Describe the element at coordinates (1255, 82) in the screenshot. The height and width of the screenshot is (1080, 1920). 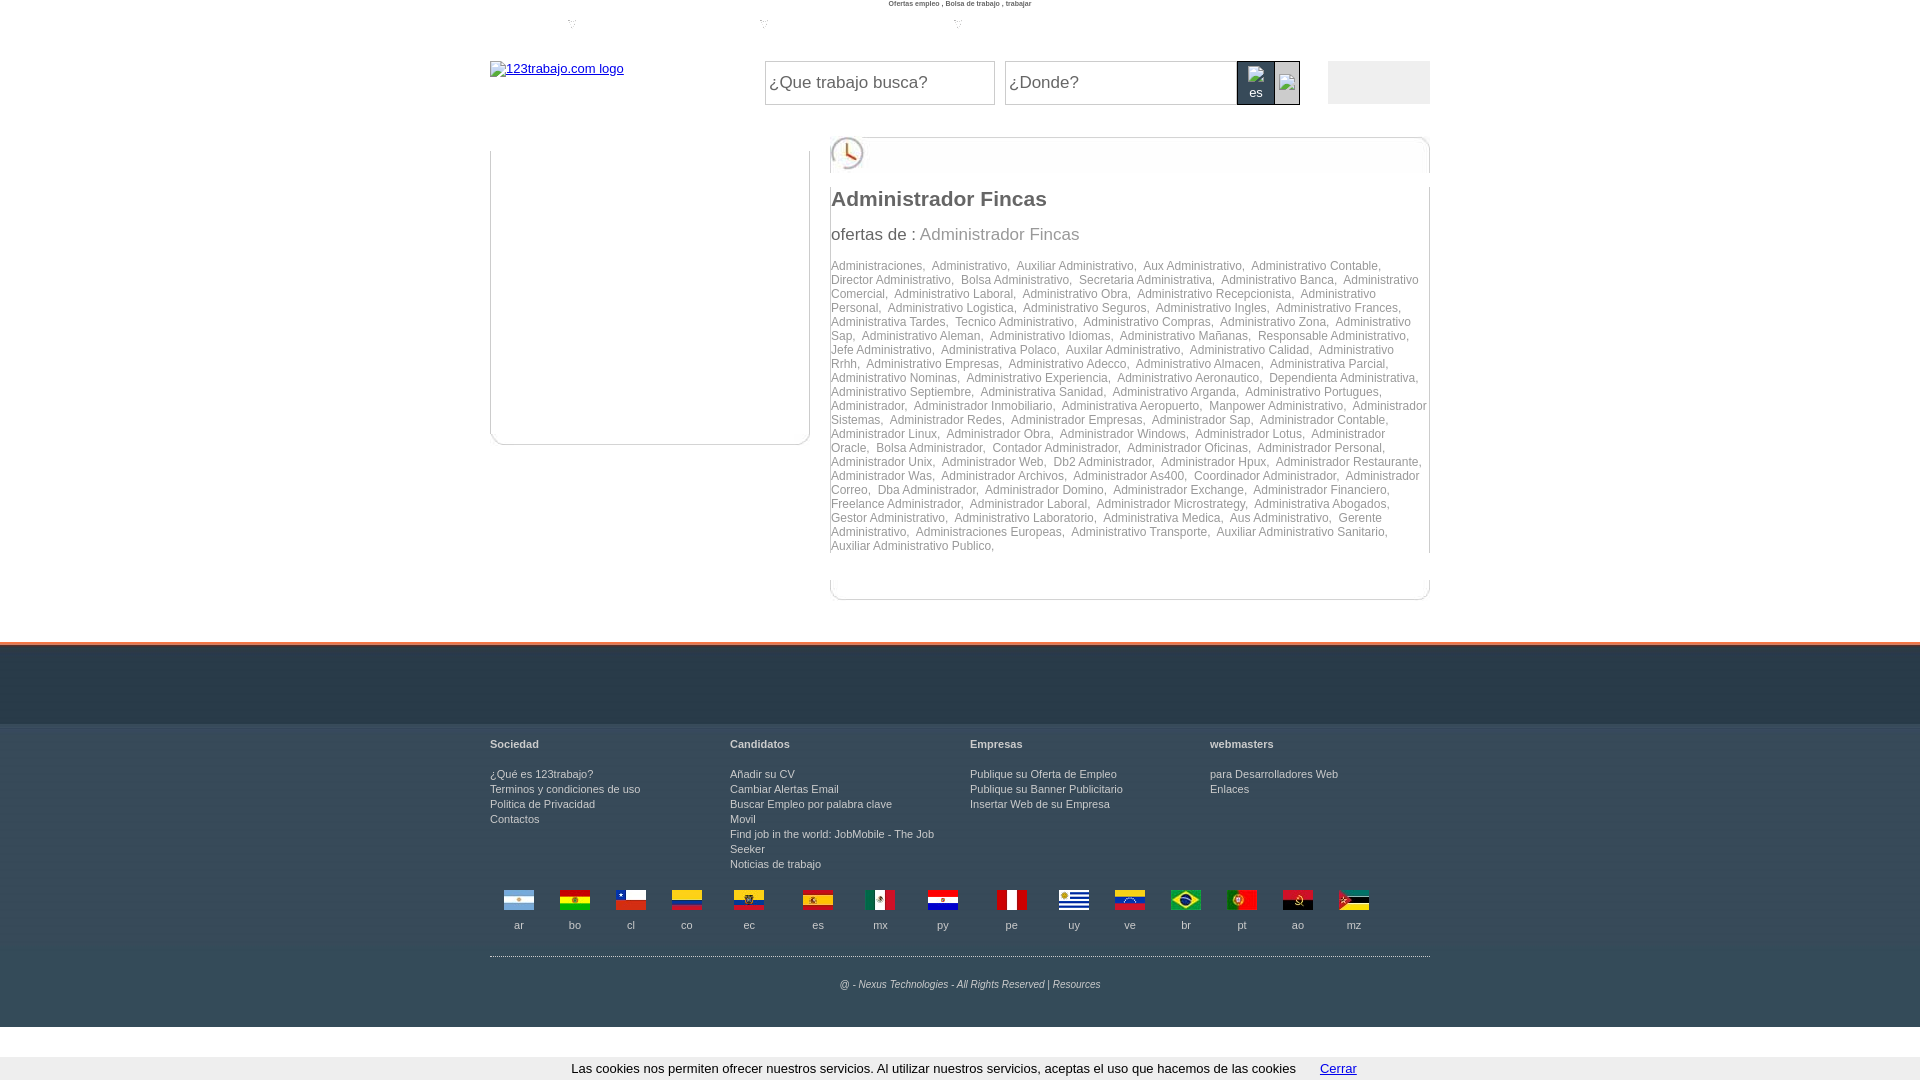
I see `'  es'` at that location.